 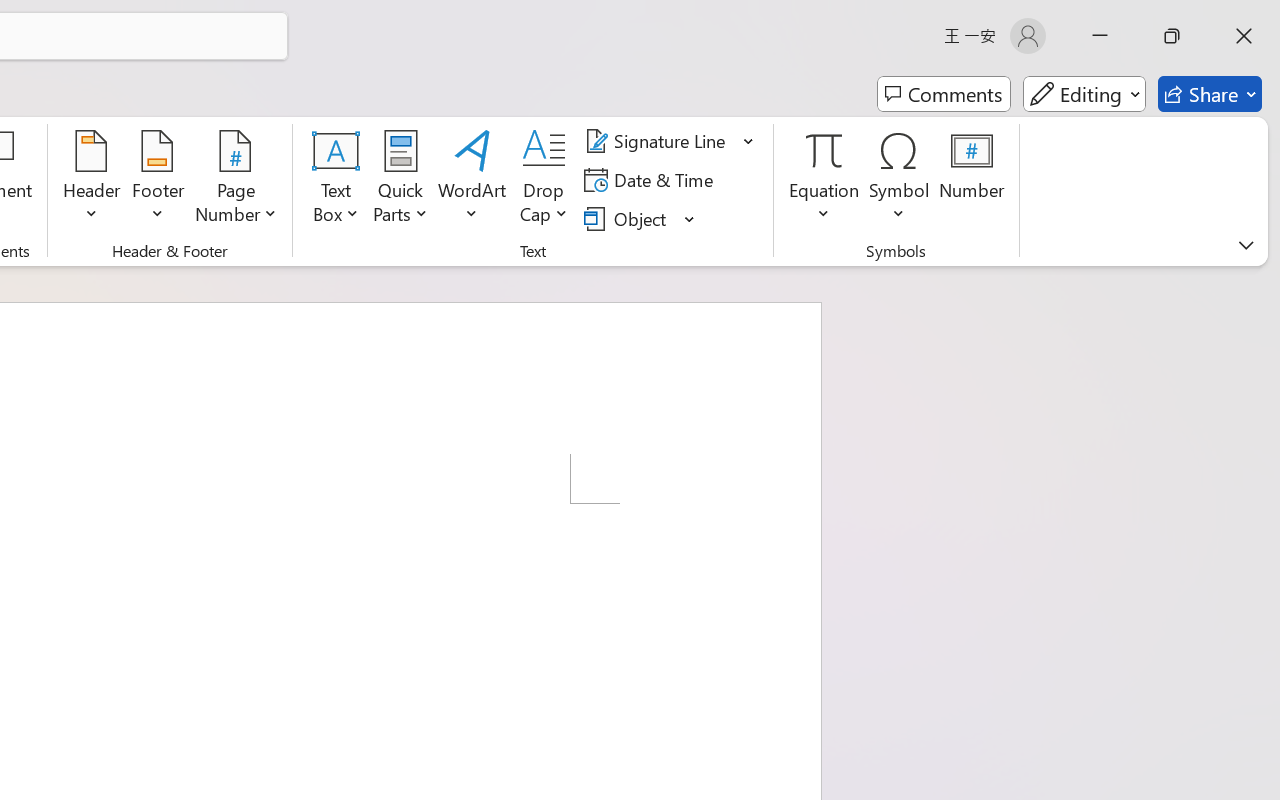 I want to click on 'Ribbon Display Options', so click(x=1245, y=244).